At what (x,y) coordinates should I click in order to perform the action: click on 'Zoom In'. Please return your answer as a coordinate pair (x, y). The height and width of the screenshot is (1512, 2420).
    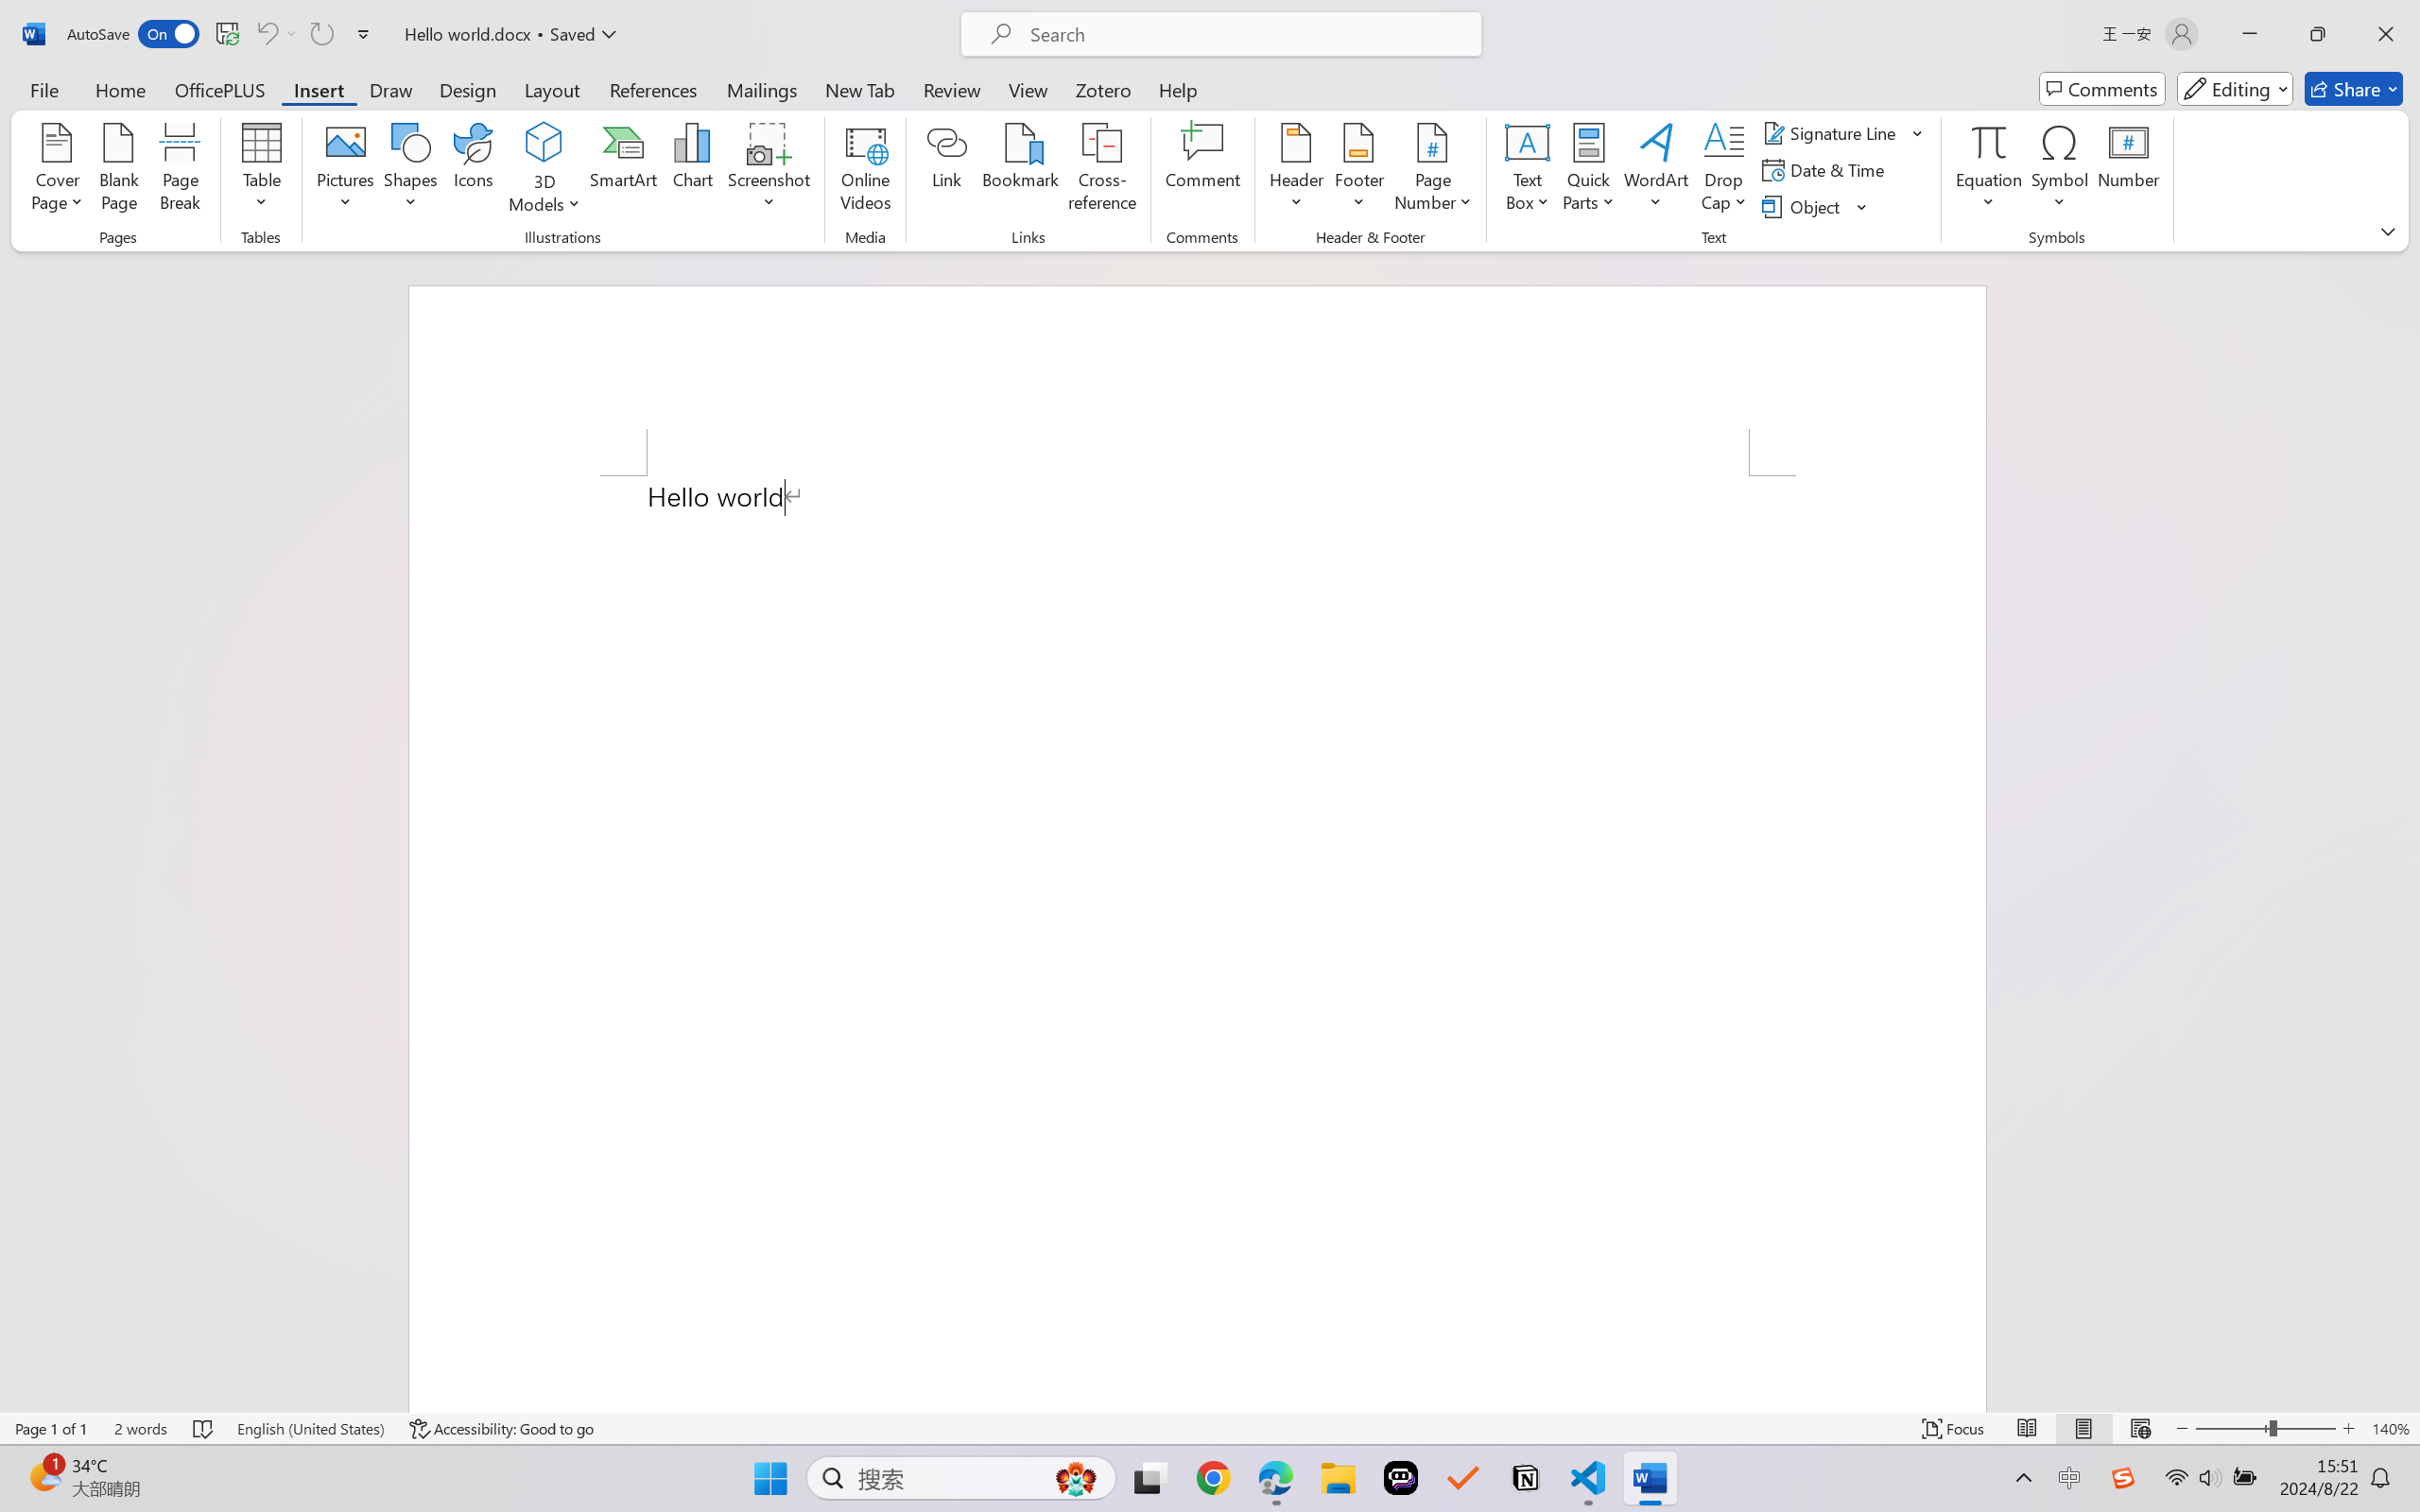
    Looking at the image, I should click on (2348, 1428).